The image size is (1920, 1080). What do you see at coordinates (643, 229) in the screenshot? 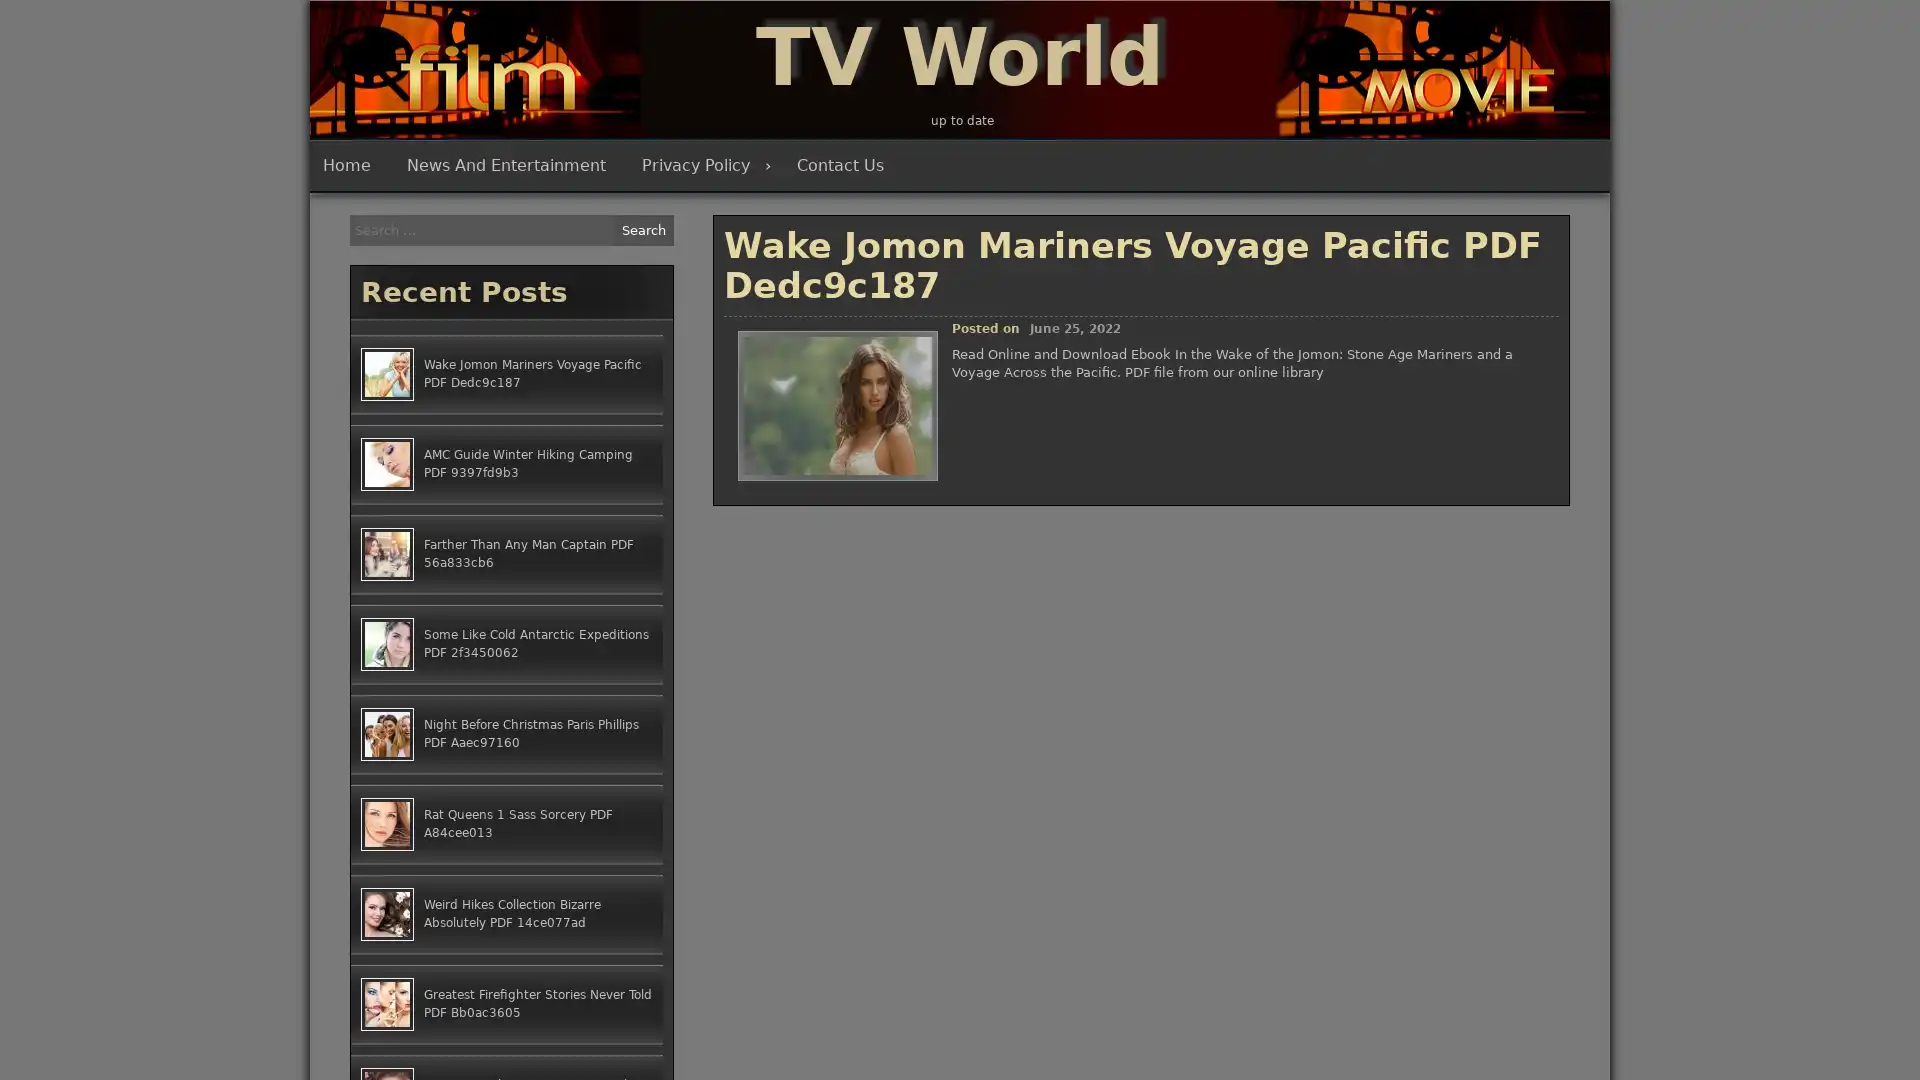
I see `Search` at bounding box center [643, 229].